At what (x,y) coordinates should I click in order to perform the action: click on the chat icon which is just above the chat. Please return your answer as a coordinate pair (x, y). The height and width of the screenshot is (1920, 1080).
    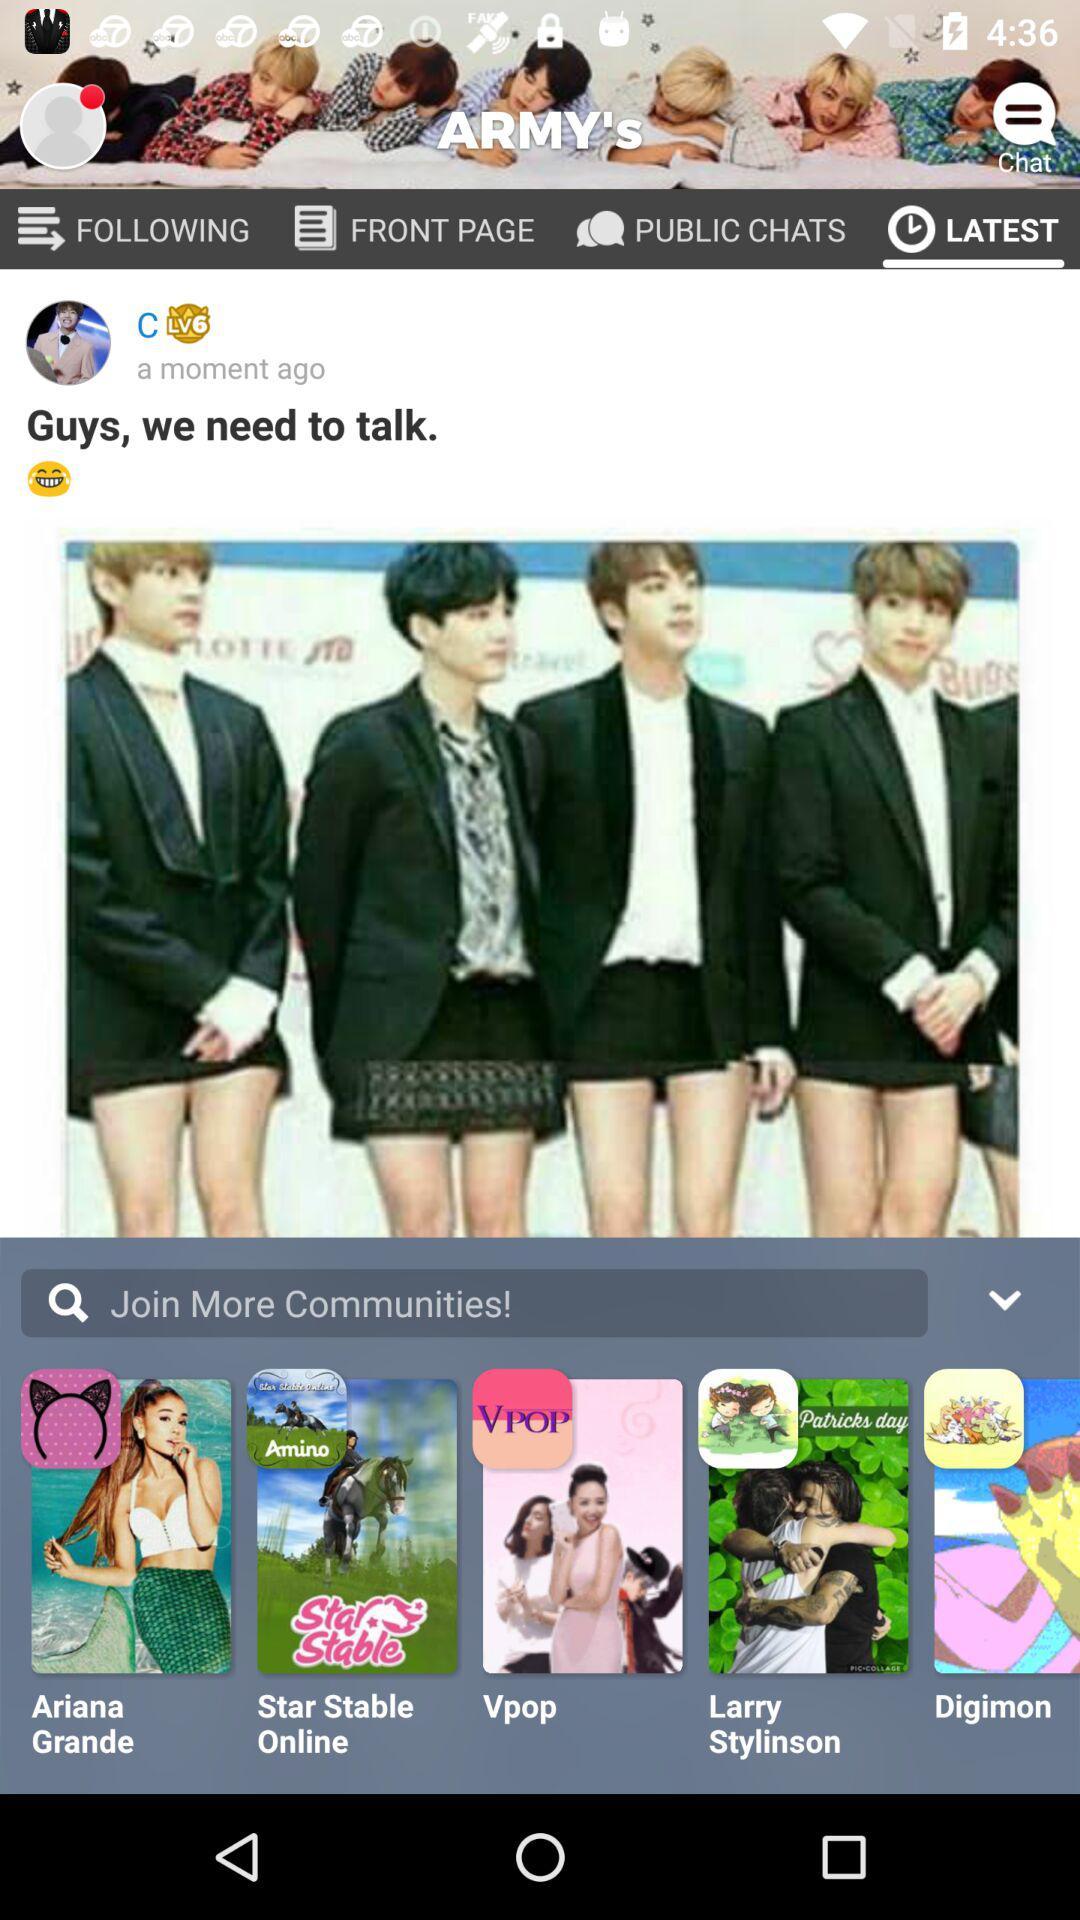
    Looking at the image, I should click on (1025, 114).